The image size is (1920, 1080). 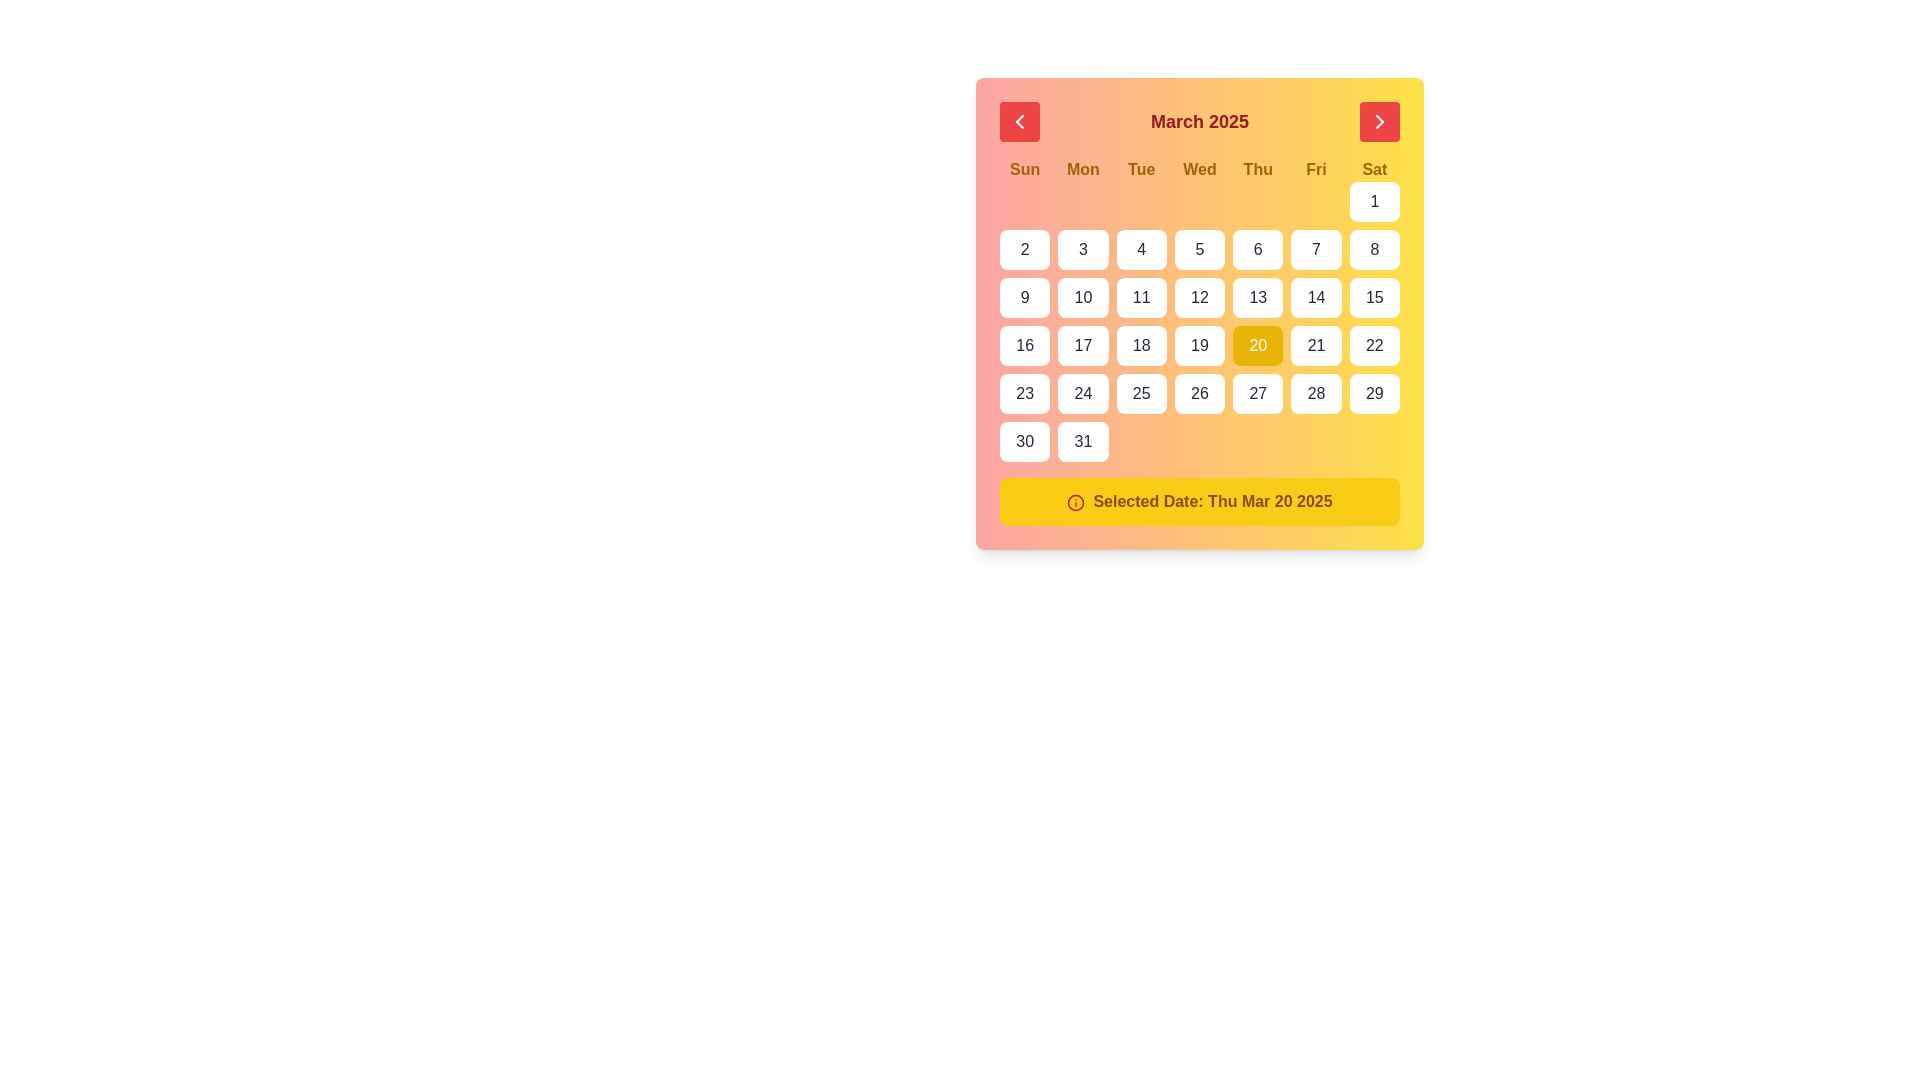 What do you see at coordinates (1200, 297) in the screenshot?
I see `the button representing the date '12' in the calendar` at bounding box center [1200, 297].